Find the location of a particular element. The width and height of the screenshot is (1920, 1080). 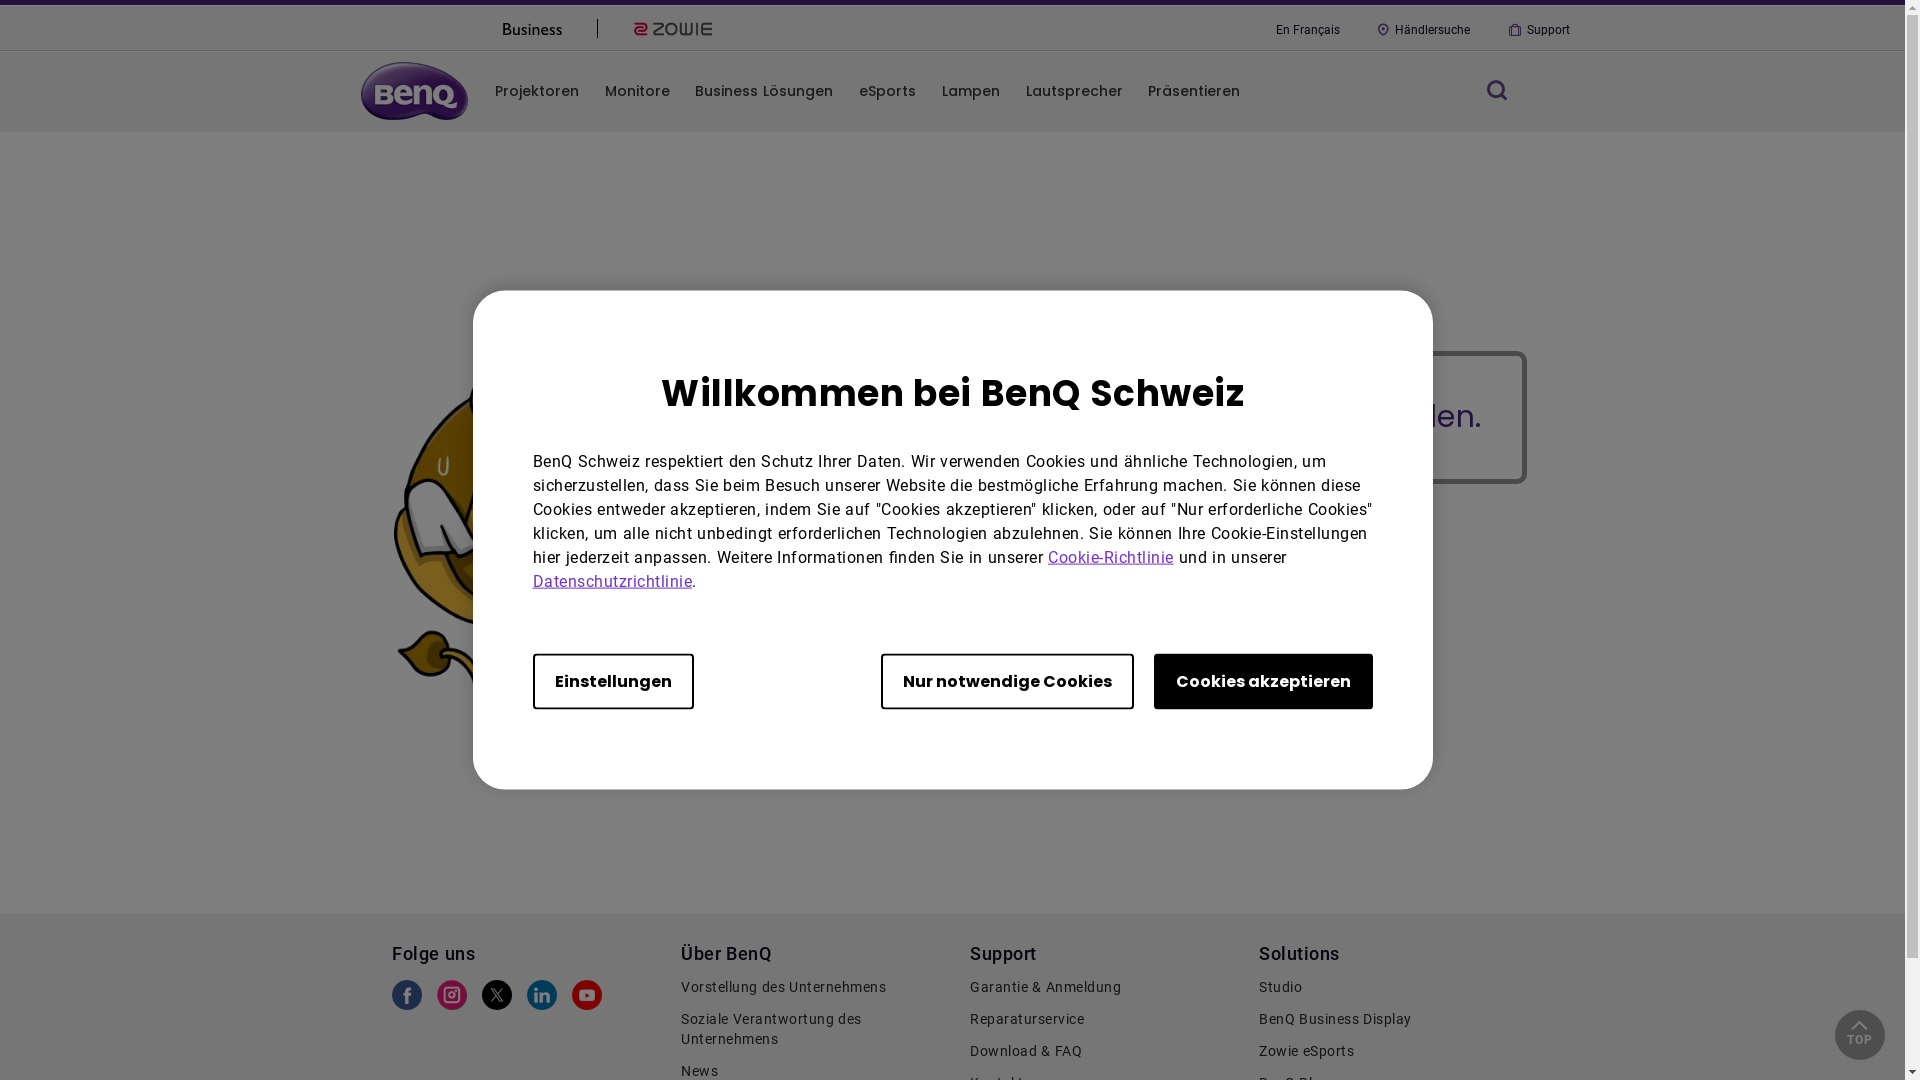

'Vorstellung des Unternehmens' is located at coordinates (815, 986).